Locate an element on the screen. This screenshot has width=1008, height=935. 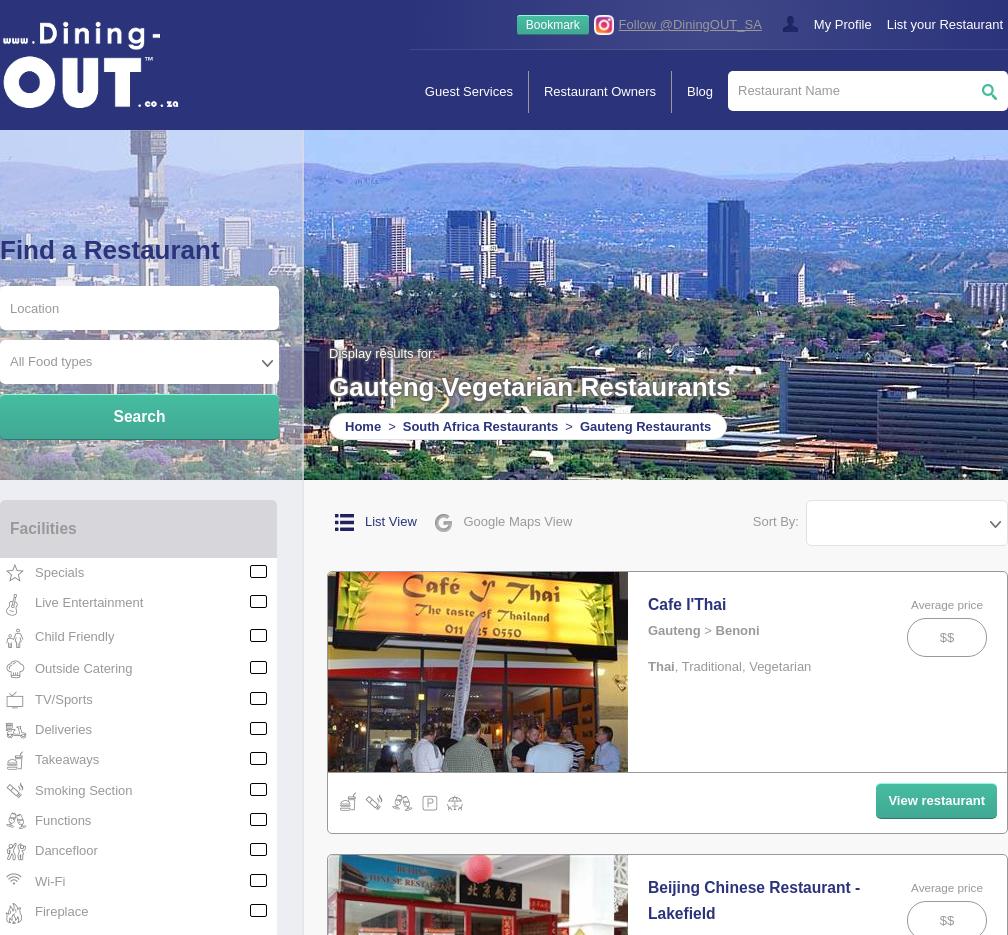
'Traditional' is located at coordinates (711, 666).